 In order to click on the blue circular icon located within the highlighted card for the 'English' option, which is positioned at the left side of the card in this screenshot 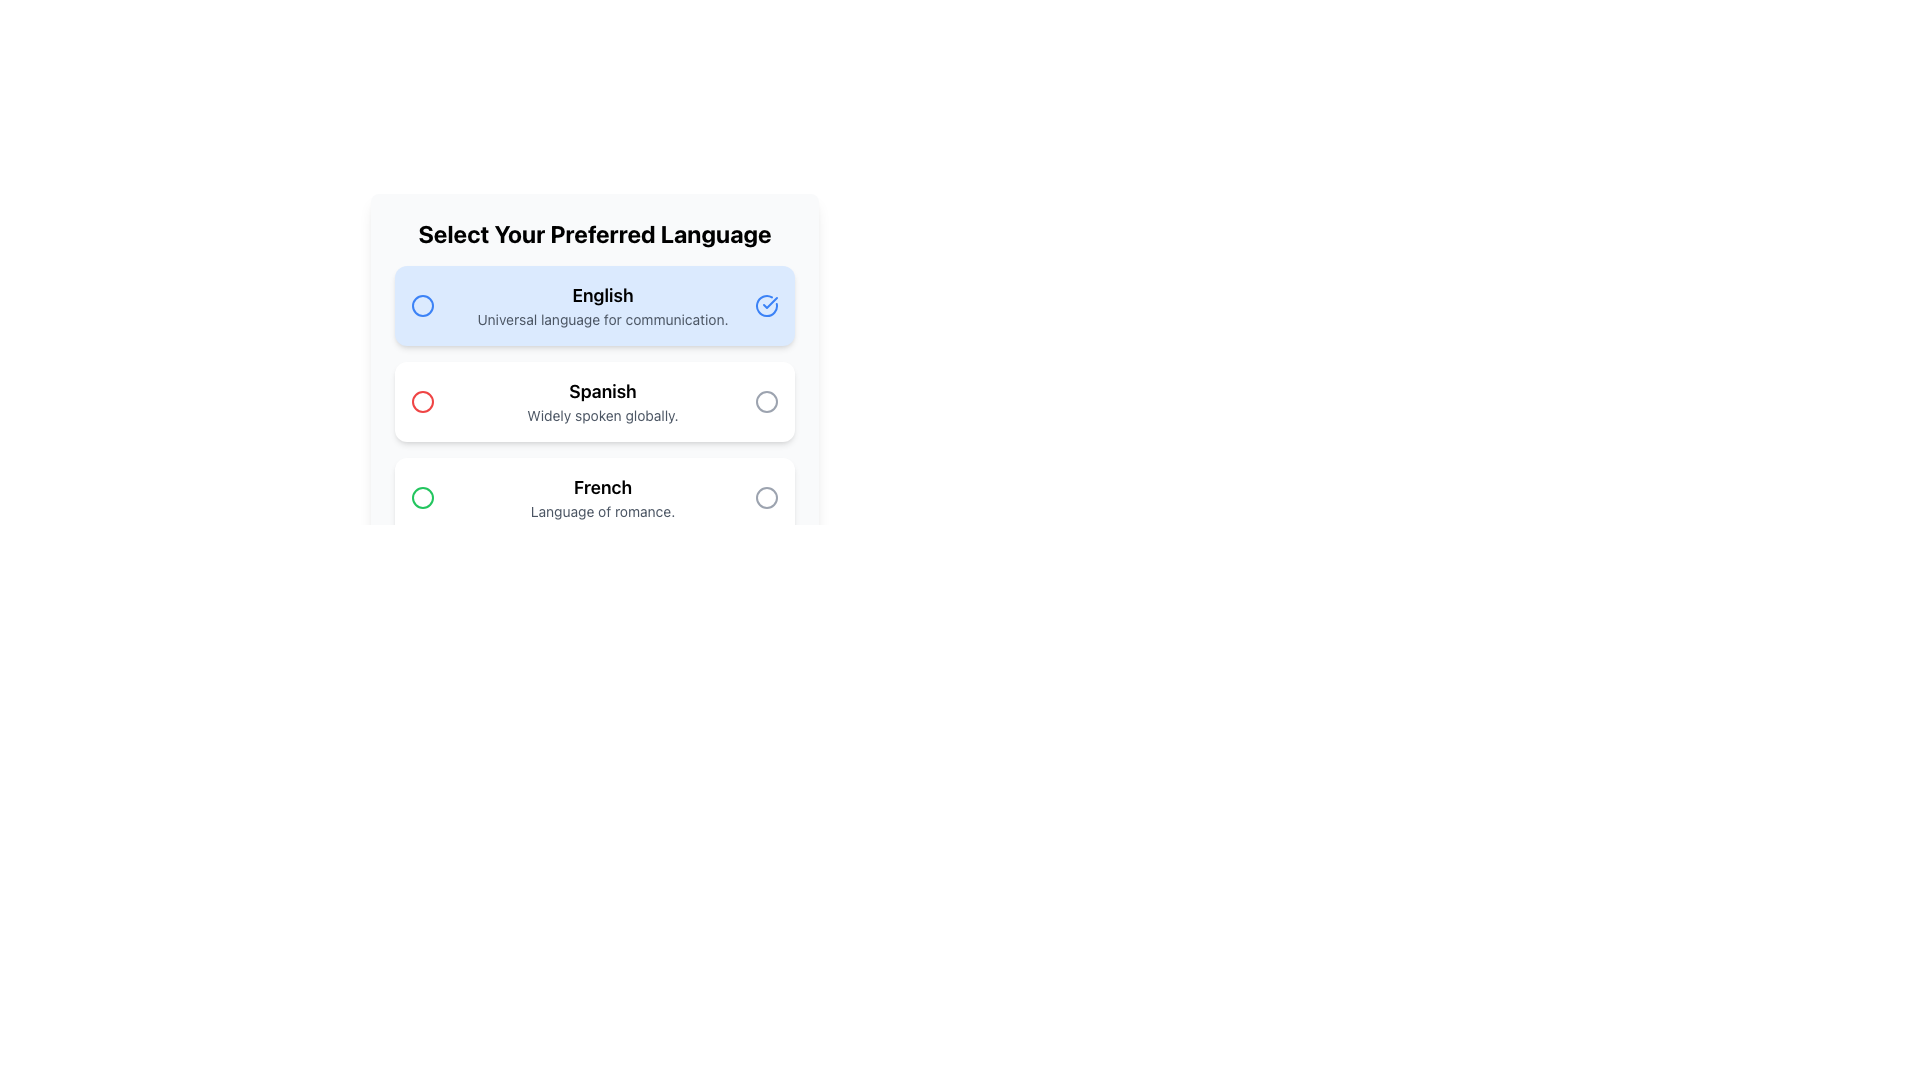, I will do `click(421, 305)`.